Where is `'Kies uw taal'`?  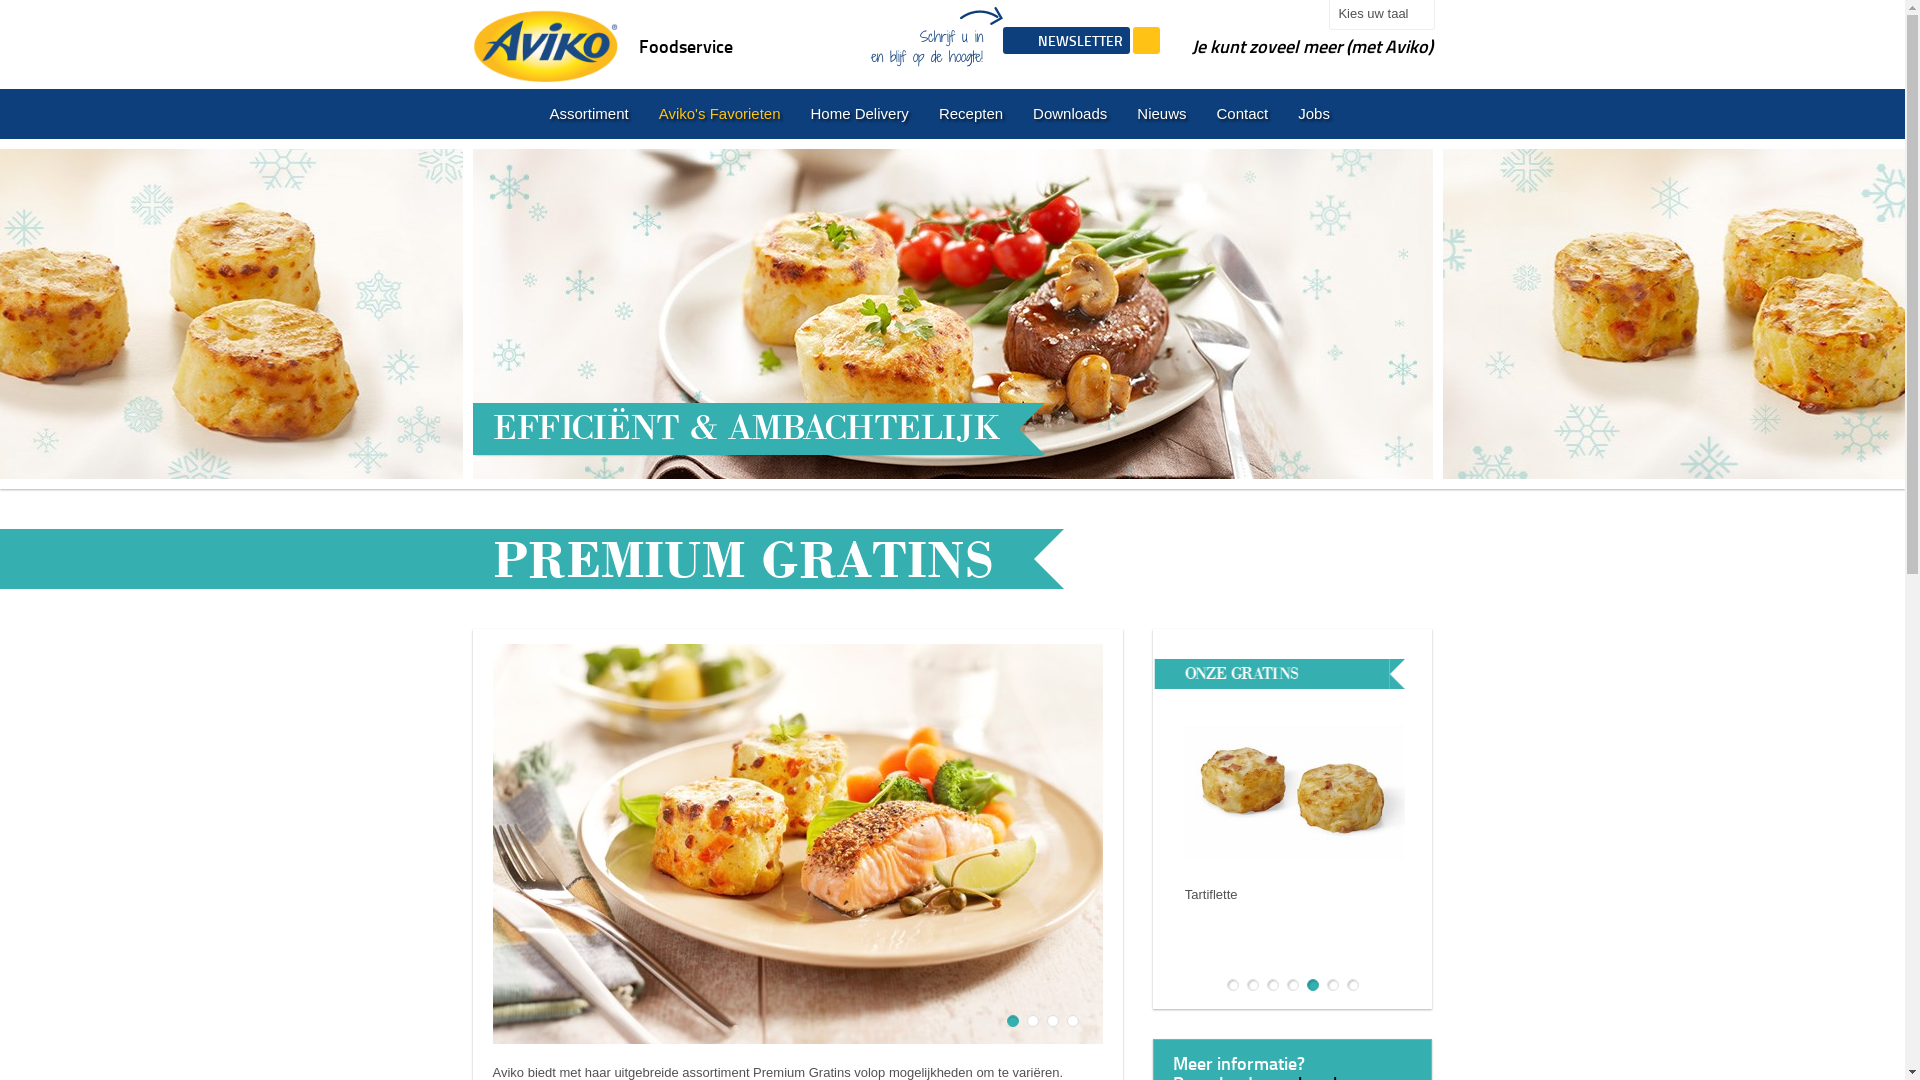
'Kies uw taal' is located at coordinates (1380, 15).